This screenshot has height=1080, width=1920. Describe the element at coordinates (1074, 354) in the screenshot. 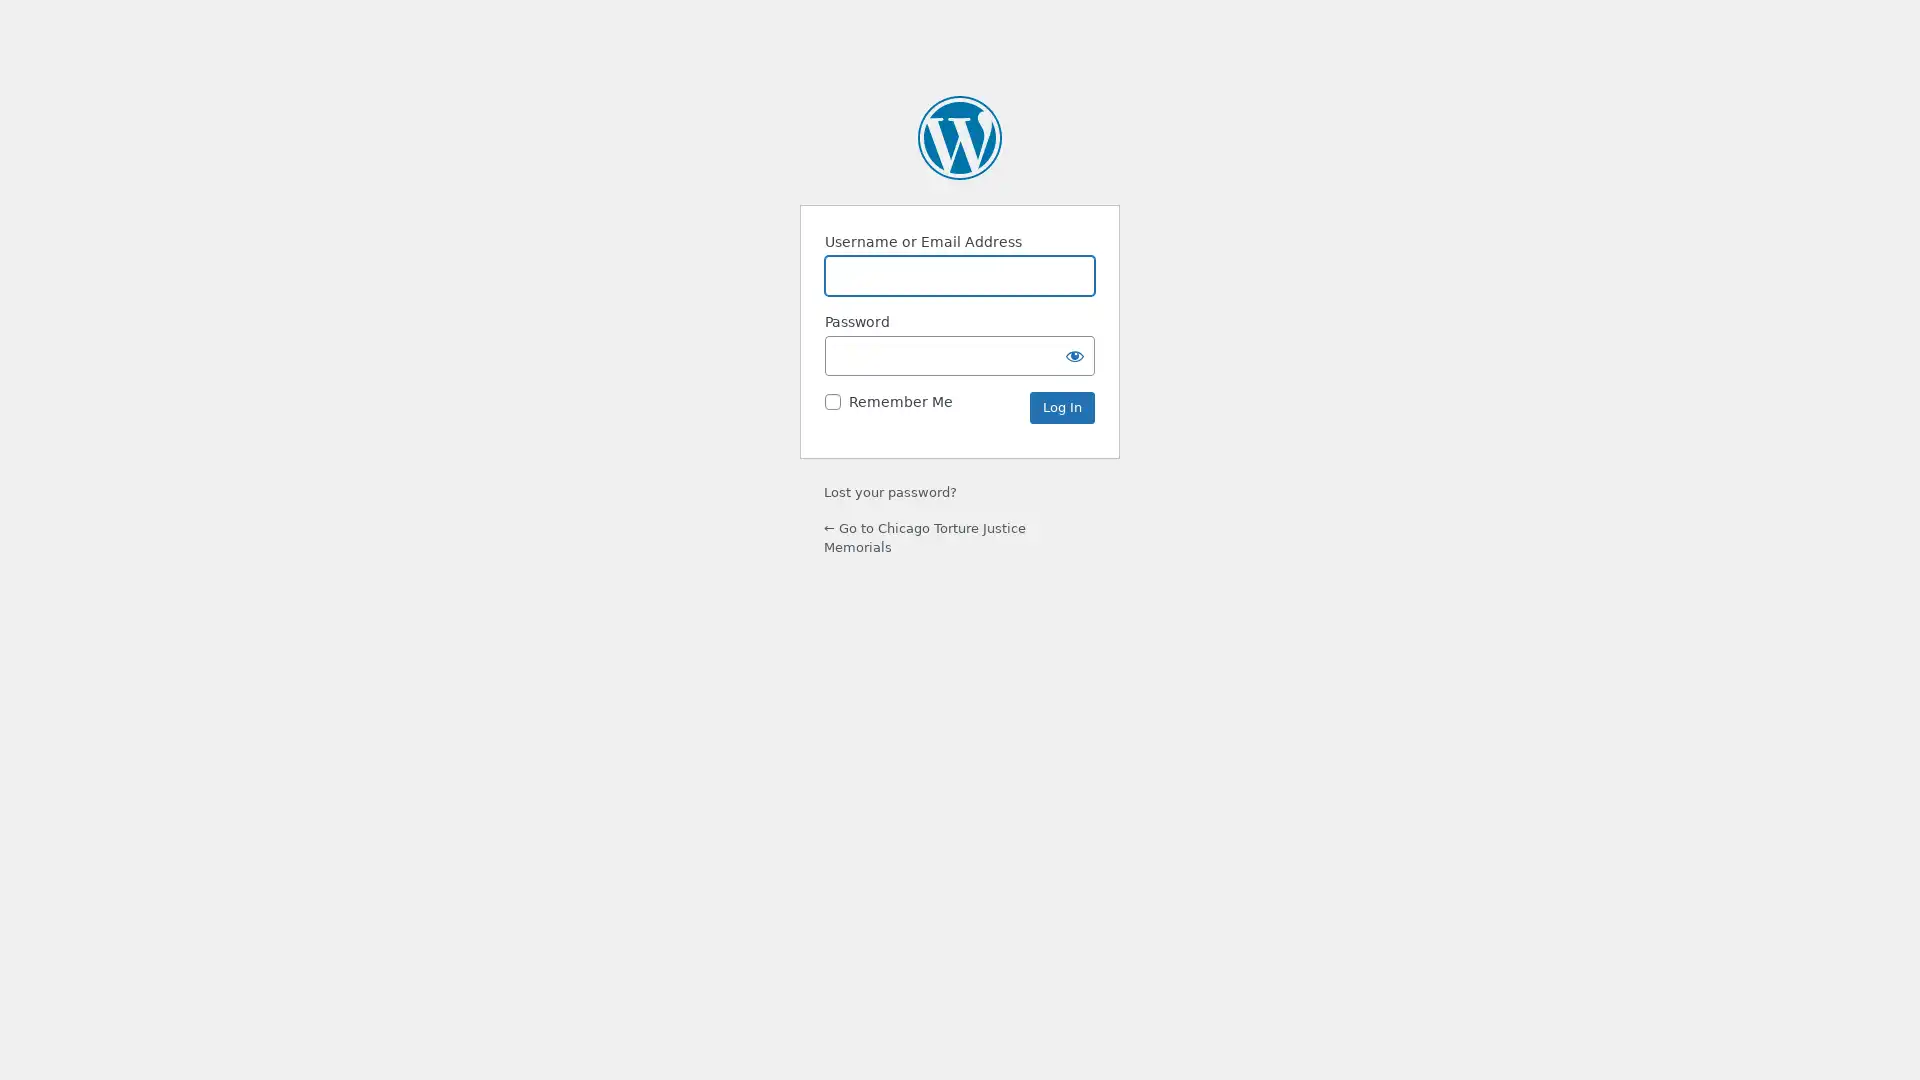

I see `Show password` at that location.